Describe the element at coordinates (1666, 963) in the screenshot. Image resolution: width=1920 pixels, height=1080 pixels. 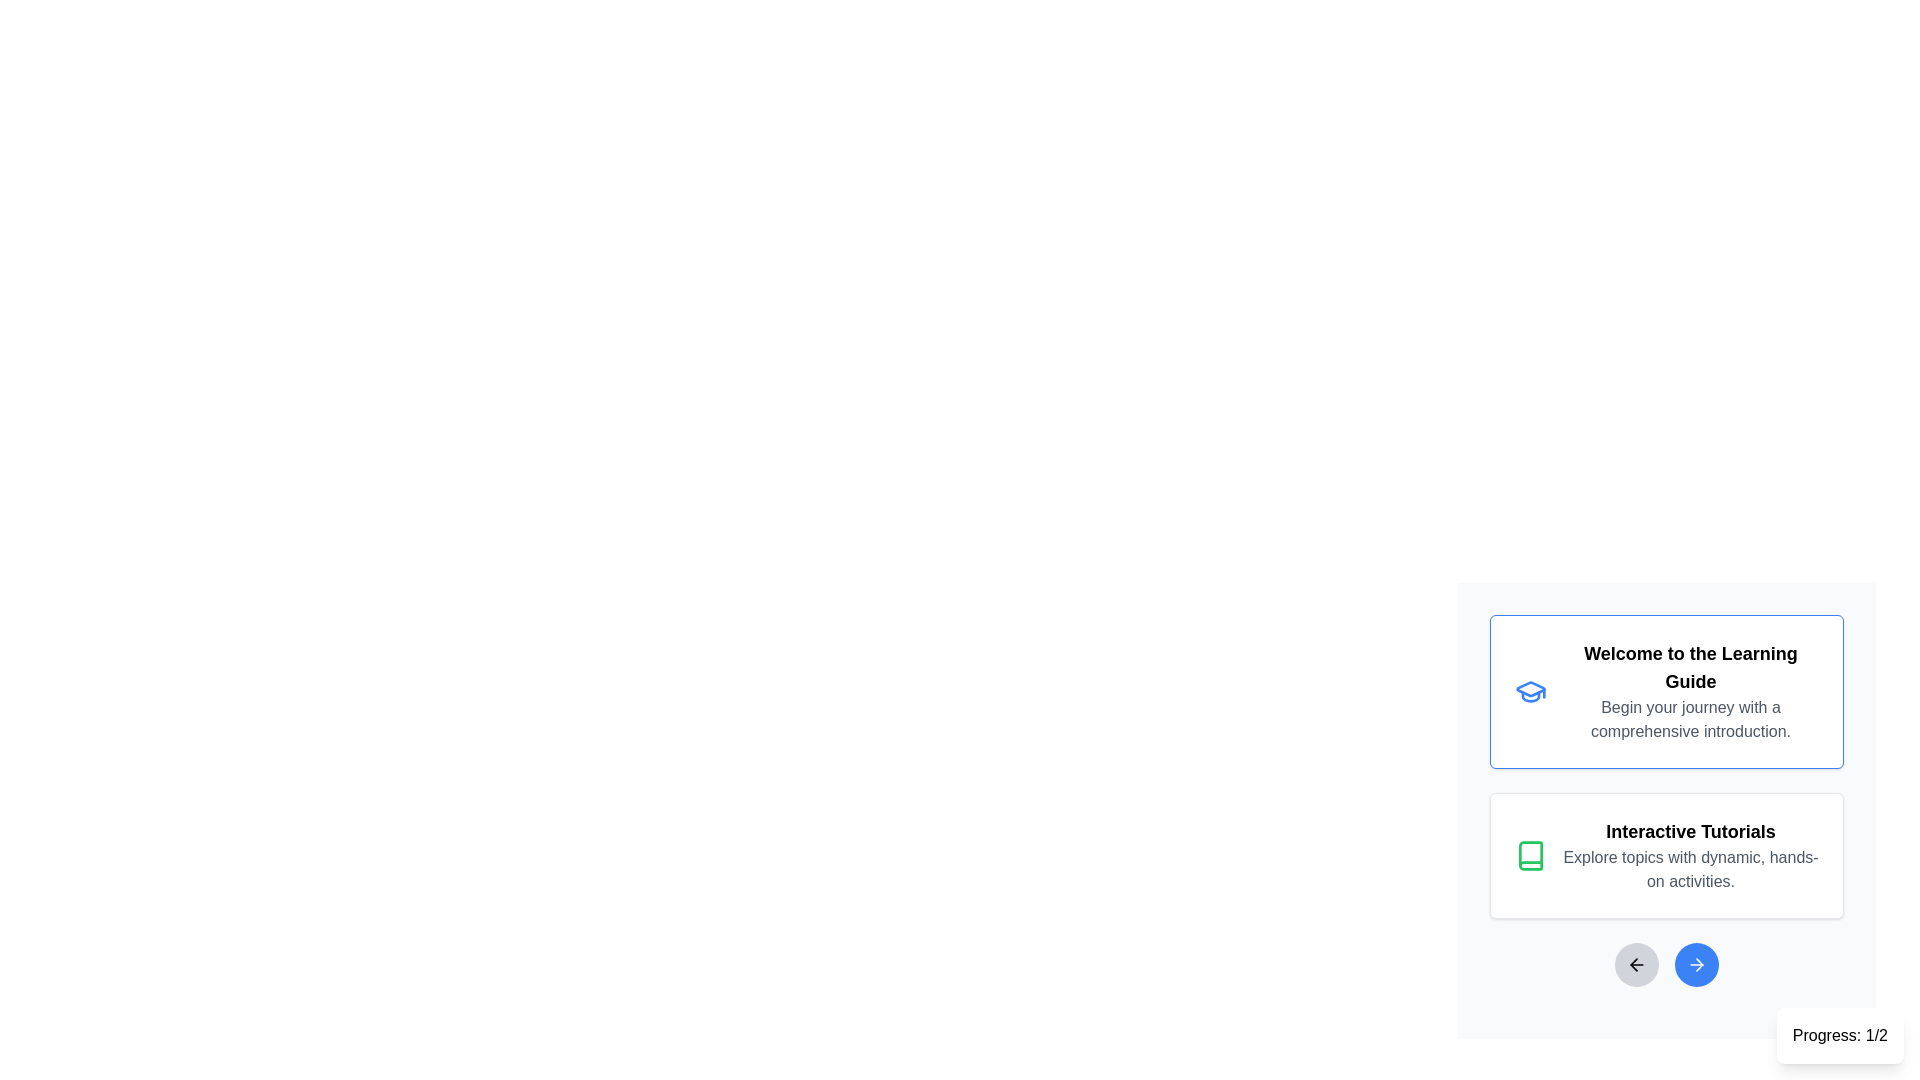
I see `the right button of the Navigation control located at the bottom of the content area` at that location.